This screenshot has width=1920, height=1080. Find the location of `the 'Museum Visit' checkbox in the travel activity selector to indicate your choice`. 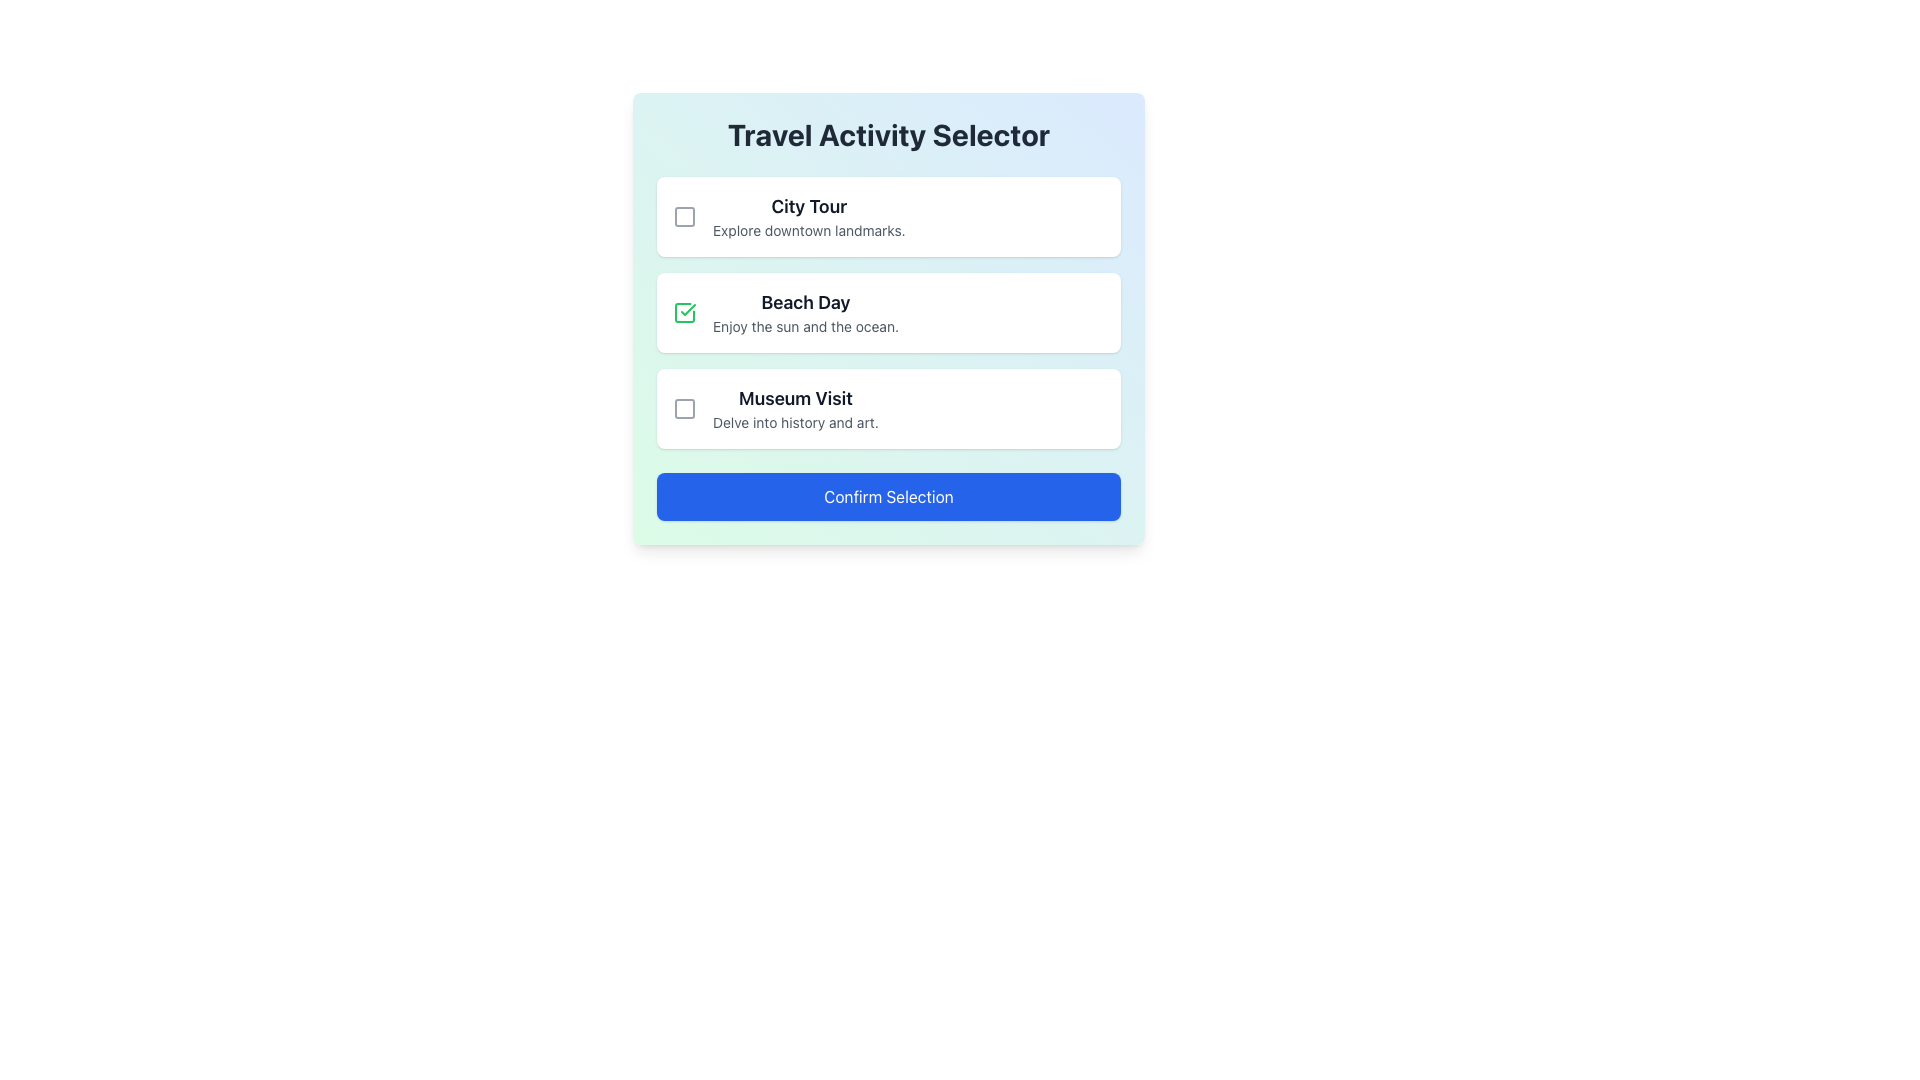

the 'Museum Visit' checkbox in the travel activity selector to indicate your choice is located at coordinates (887, 407).